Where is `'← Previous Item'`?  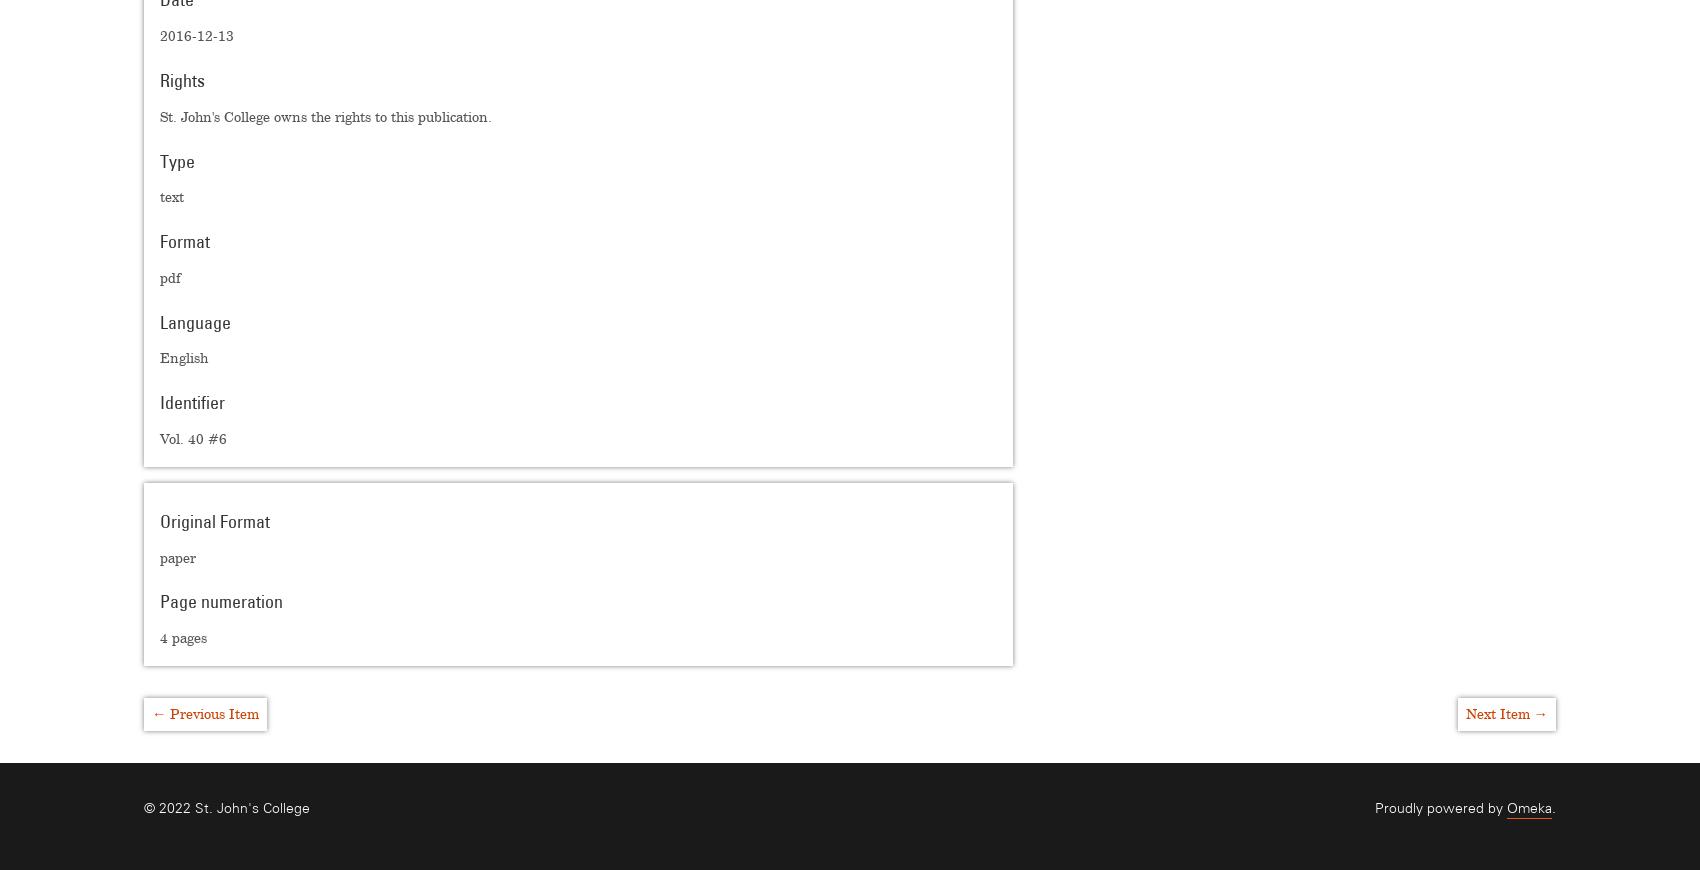 '← Previous Item' is located at coordinates (204, 712).